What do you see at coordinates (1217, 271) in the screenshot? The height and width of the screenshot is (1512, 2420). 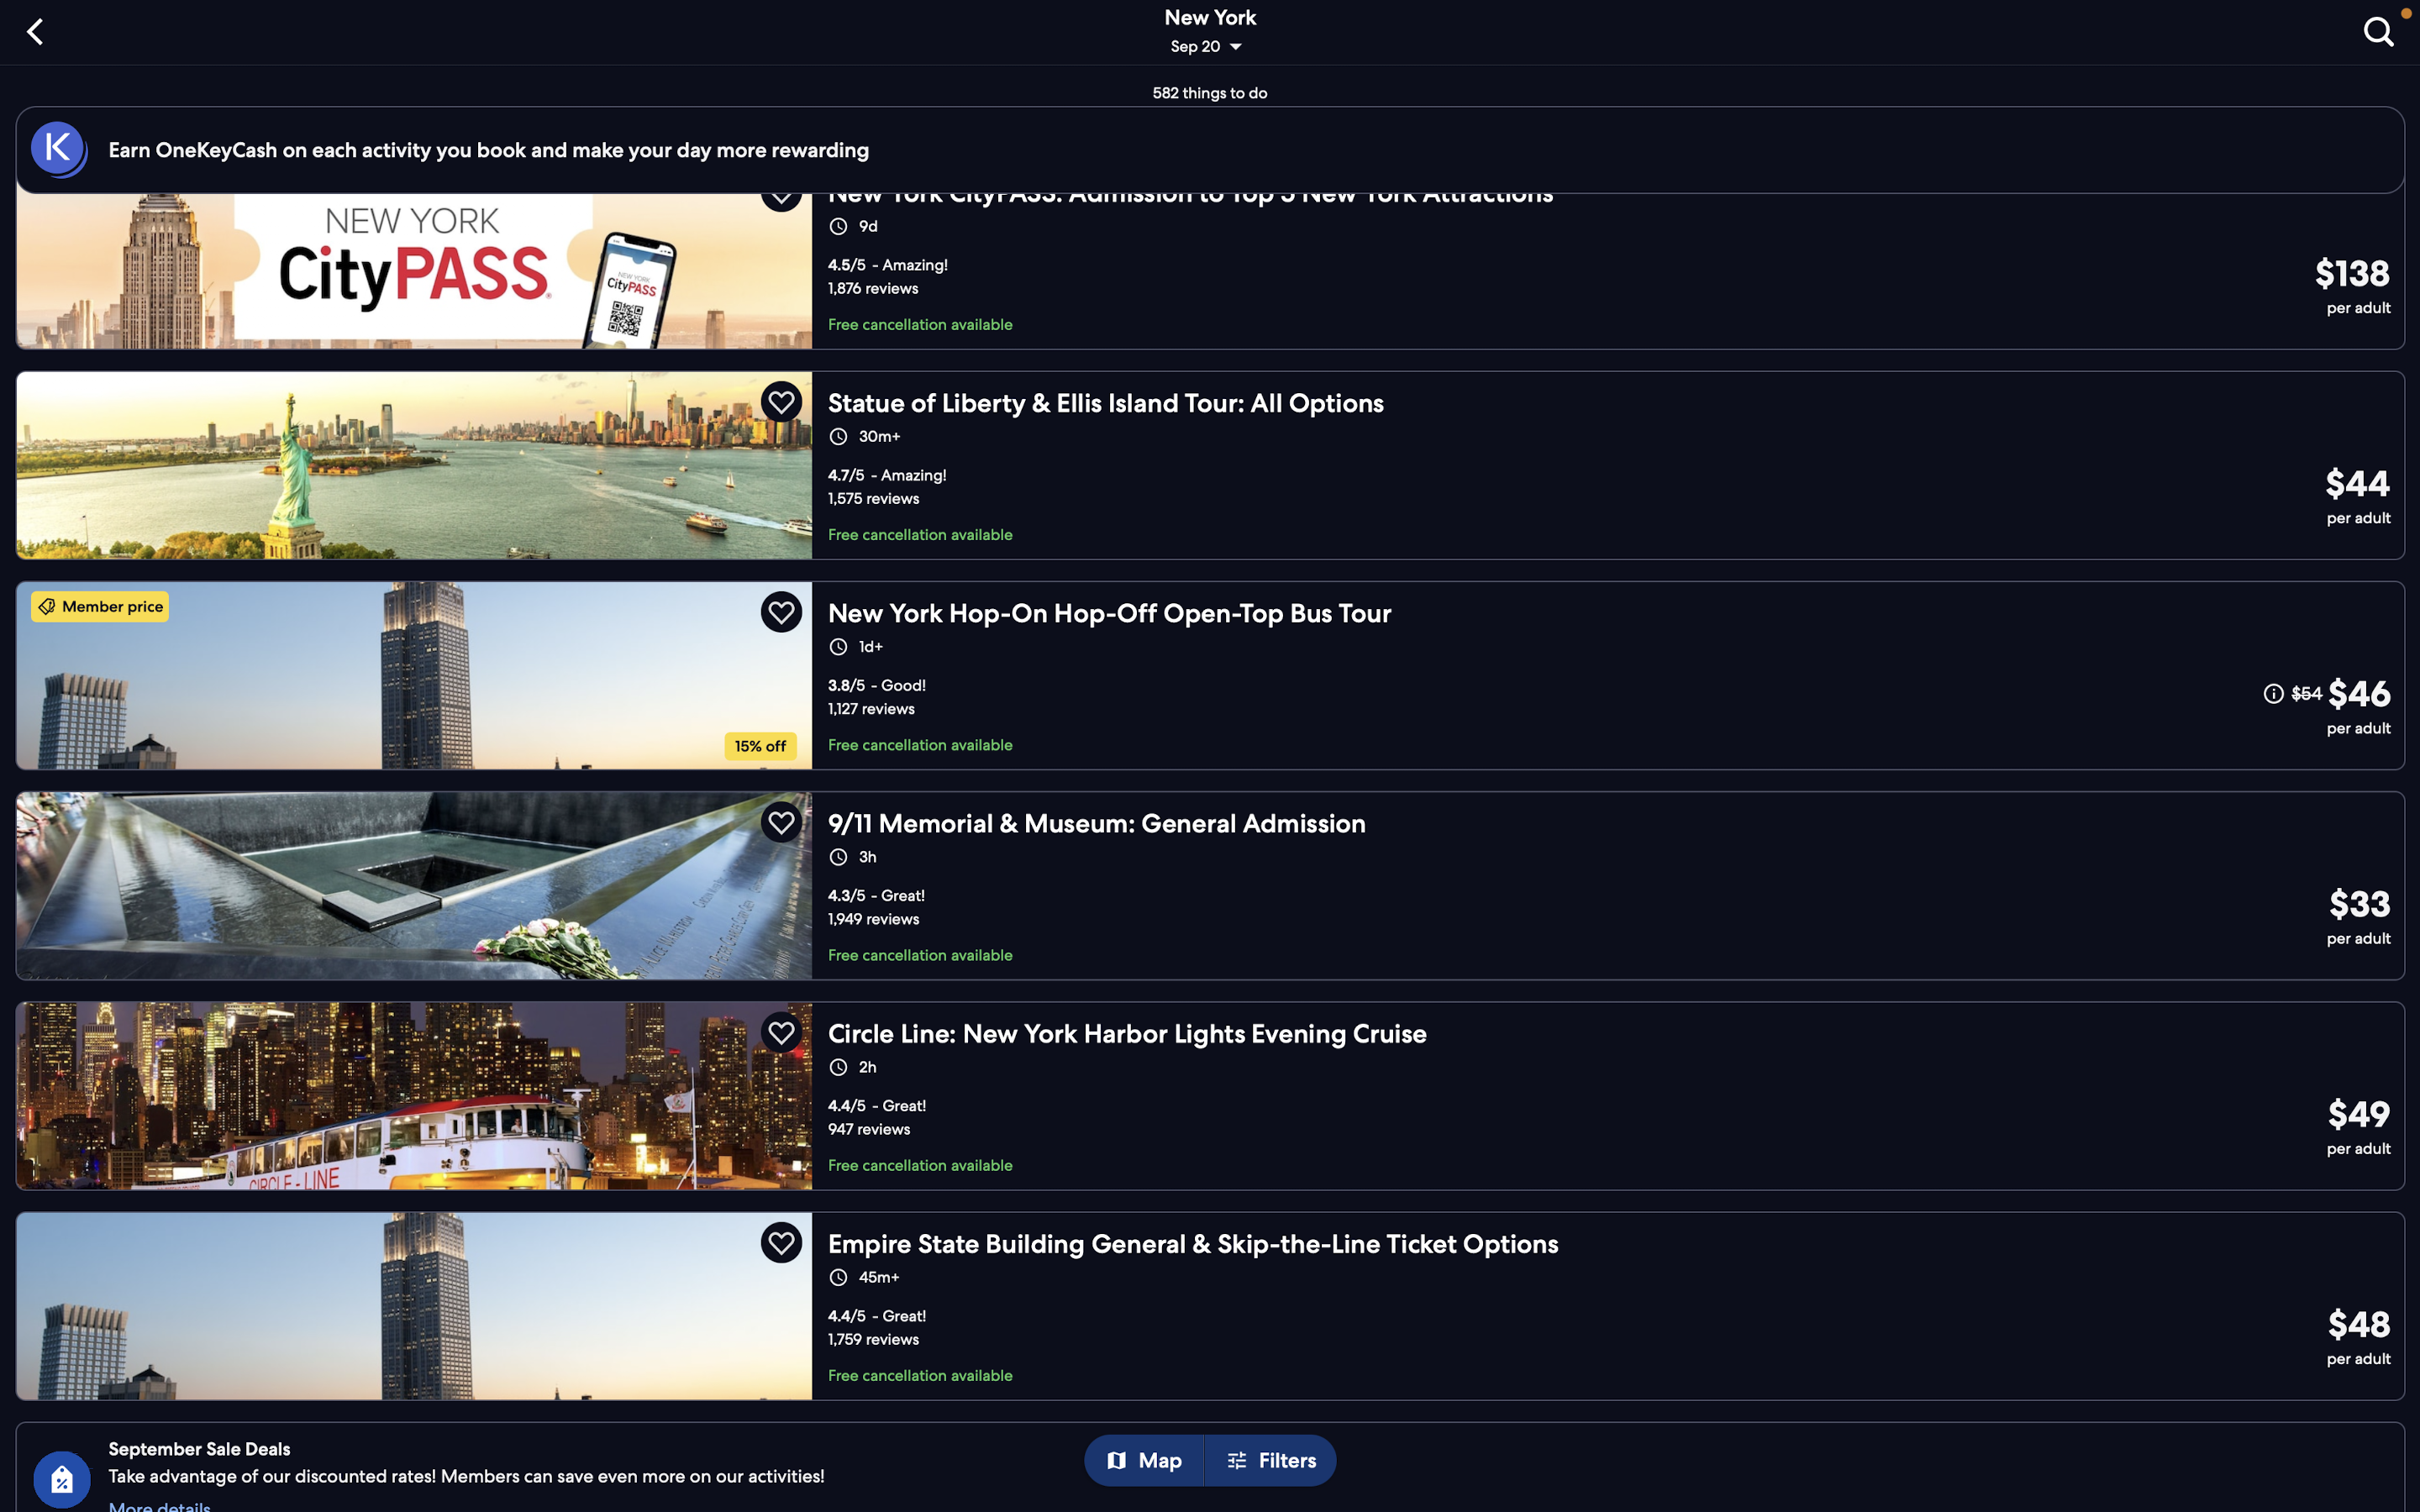 I see `the "citypass newyork" option to view available packages` at bounding box center [1217, 271].